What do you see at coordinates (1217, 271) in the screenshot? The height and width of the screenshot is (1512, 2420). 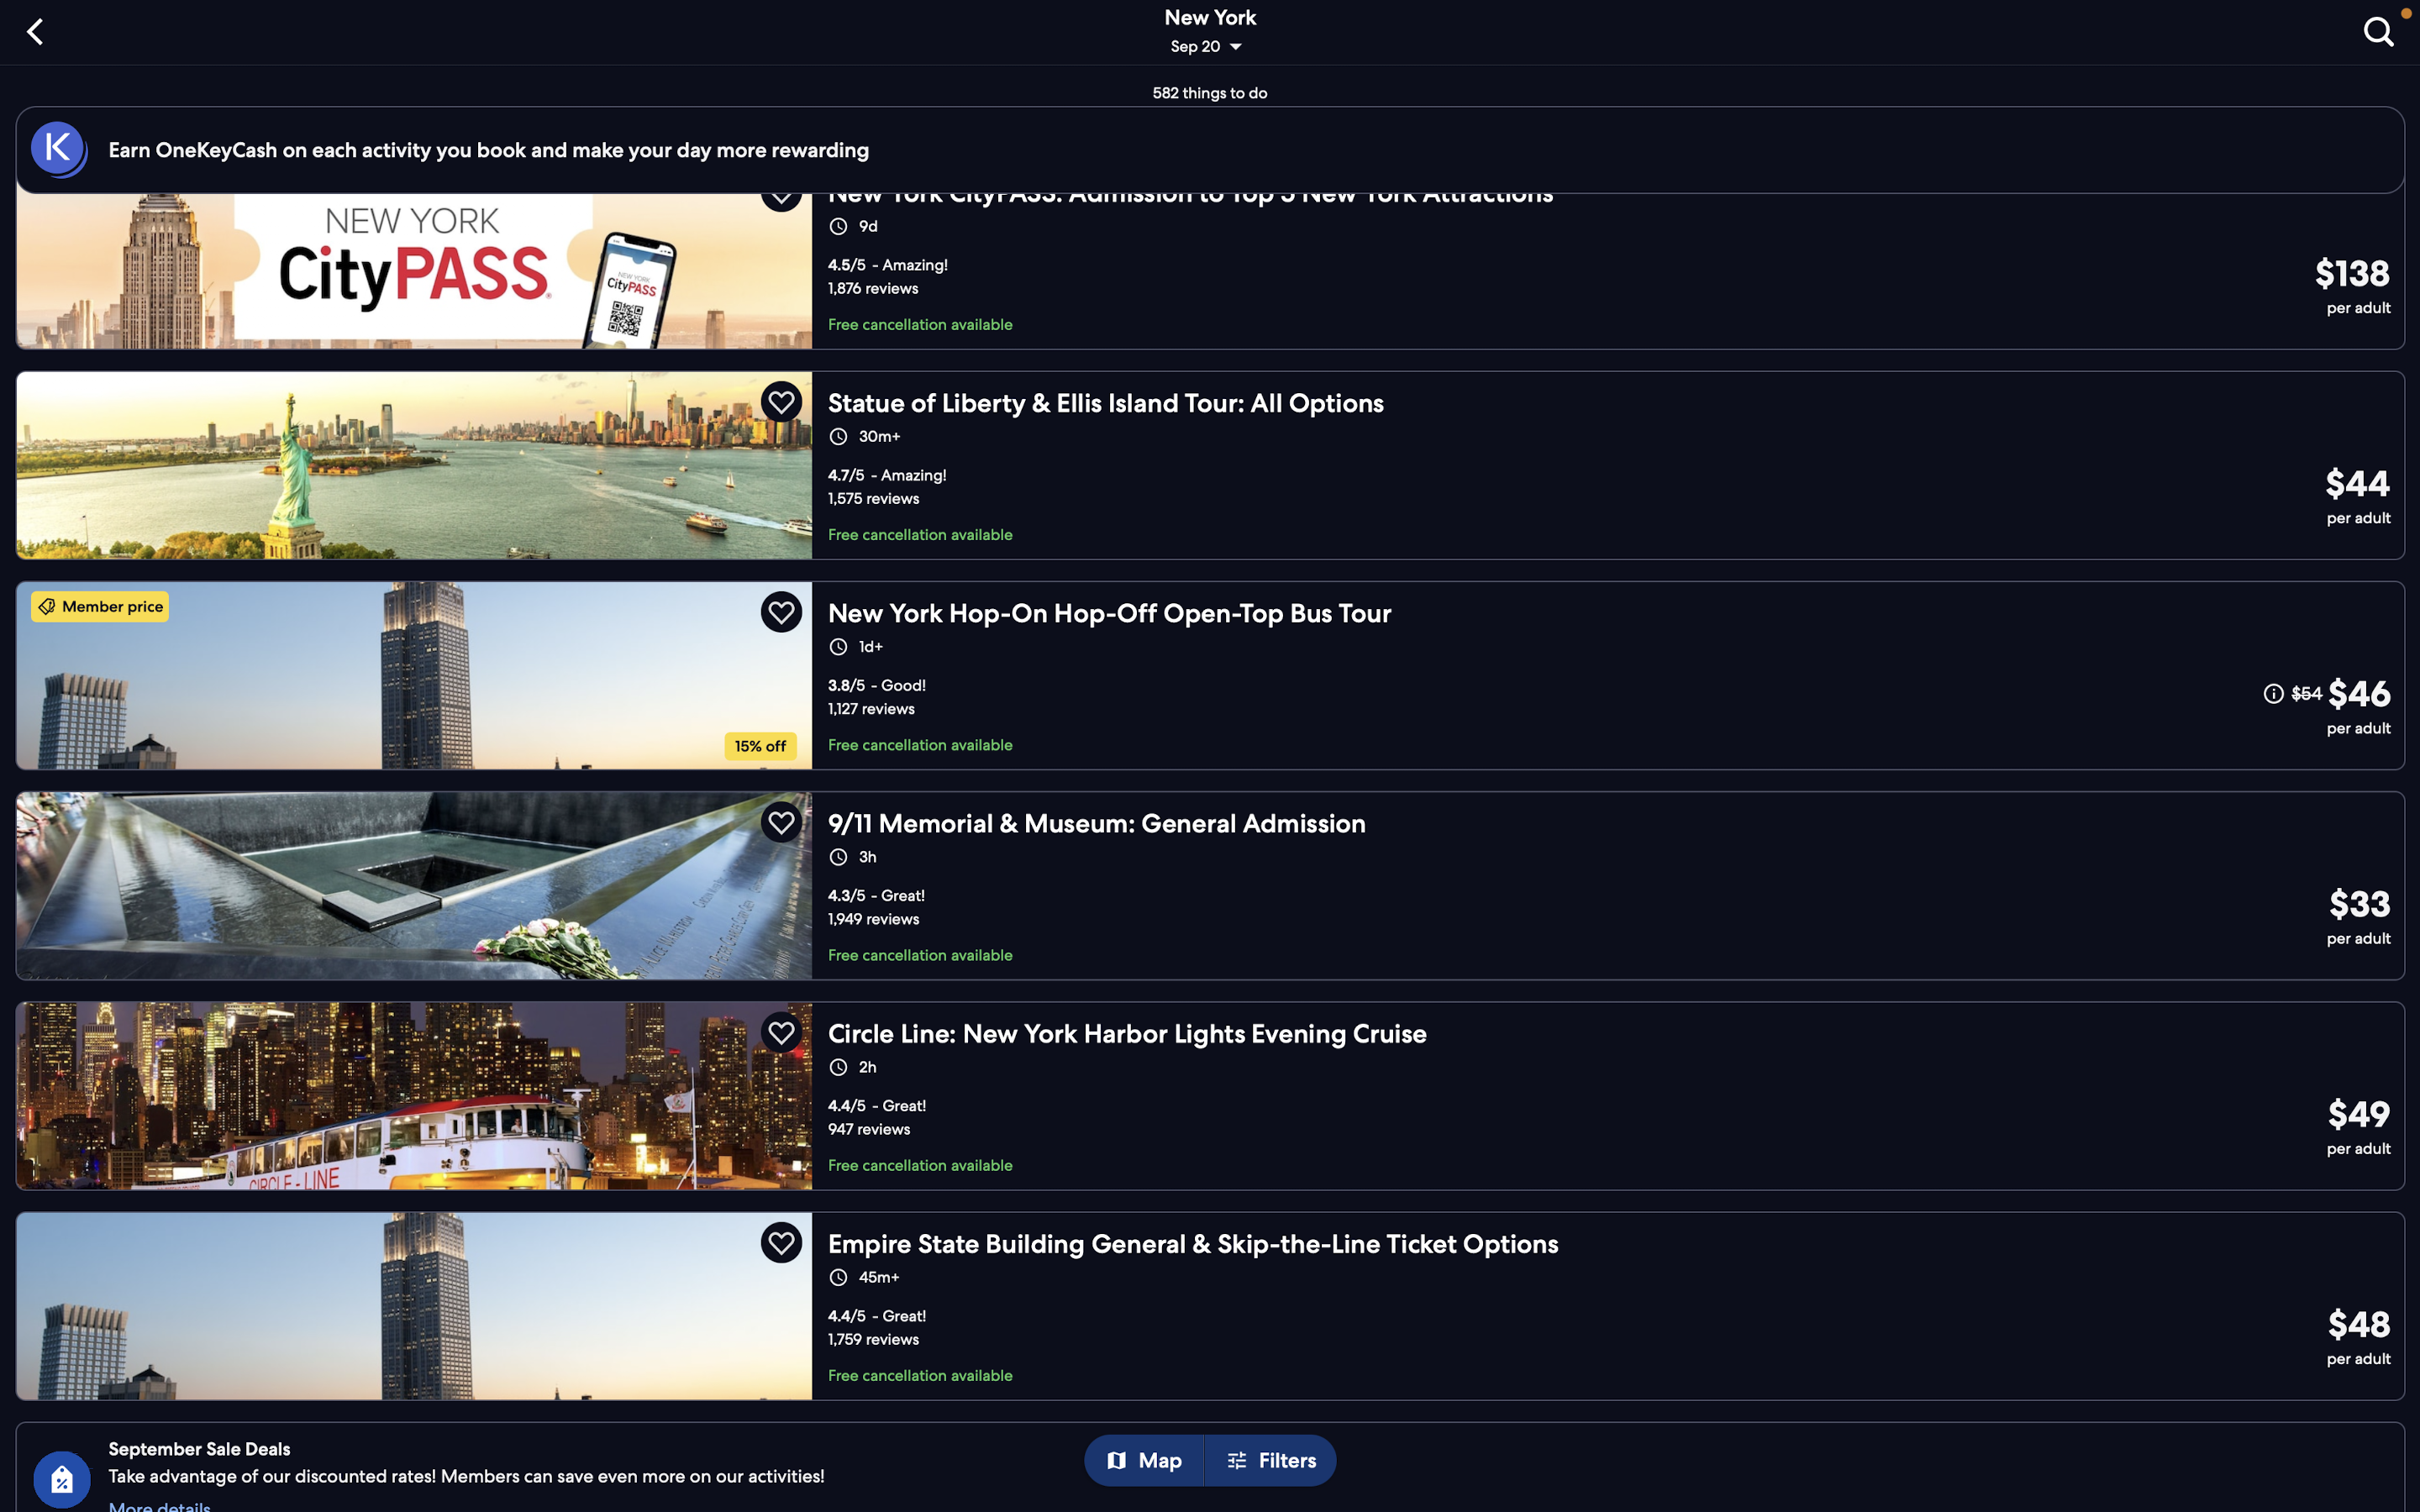 I see `the "citypass newyork" option to view available packages` at bounding box center [1217, 271].